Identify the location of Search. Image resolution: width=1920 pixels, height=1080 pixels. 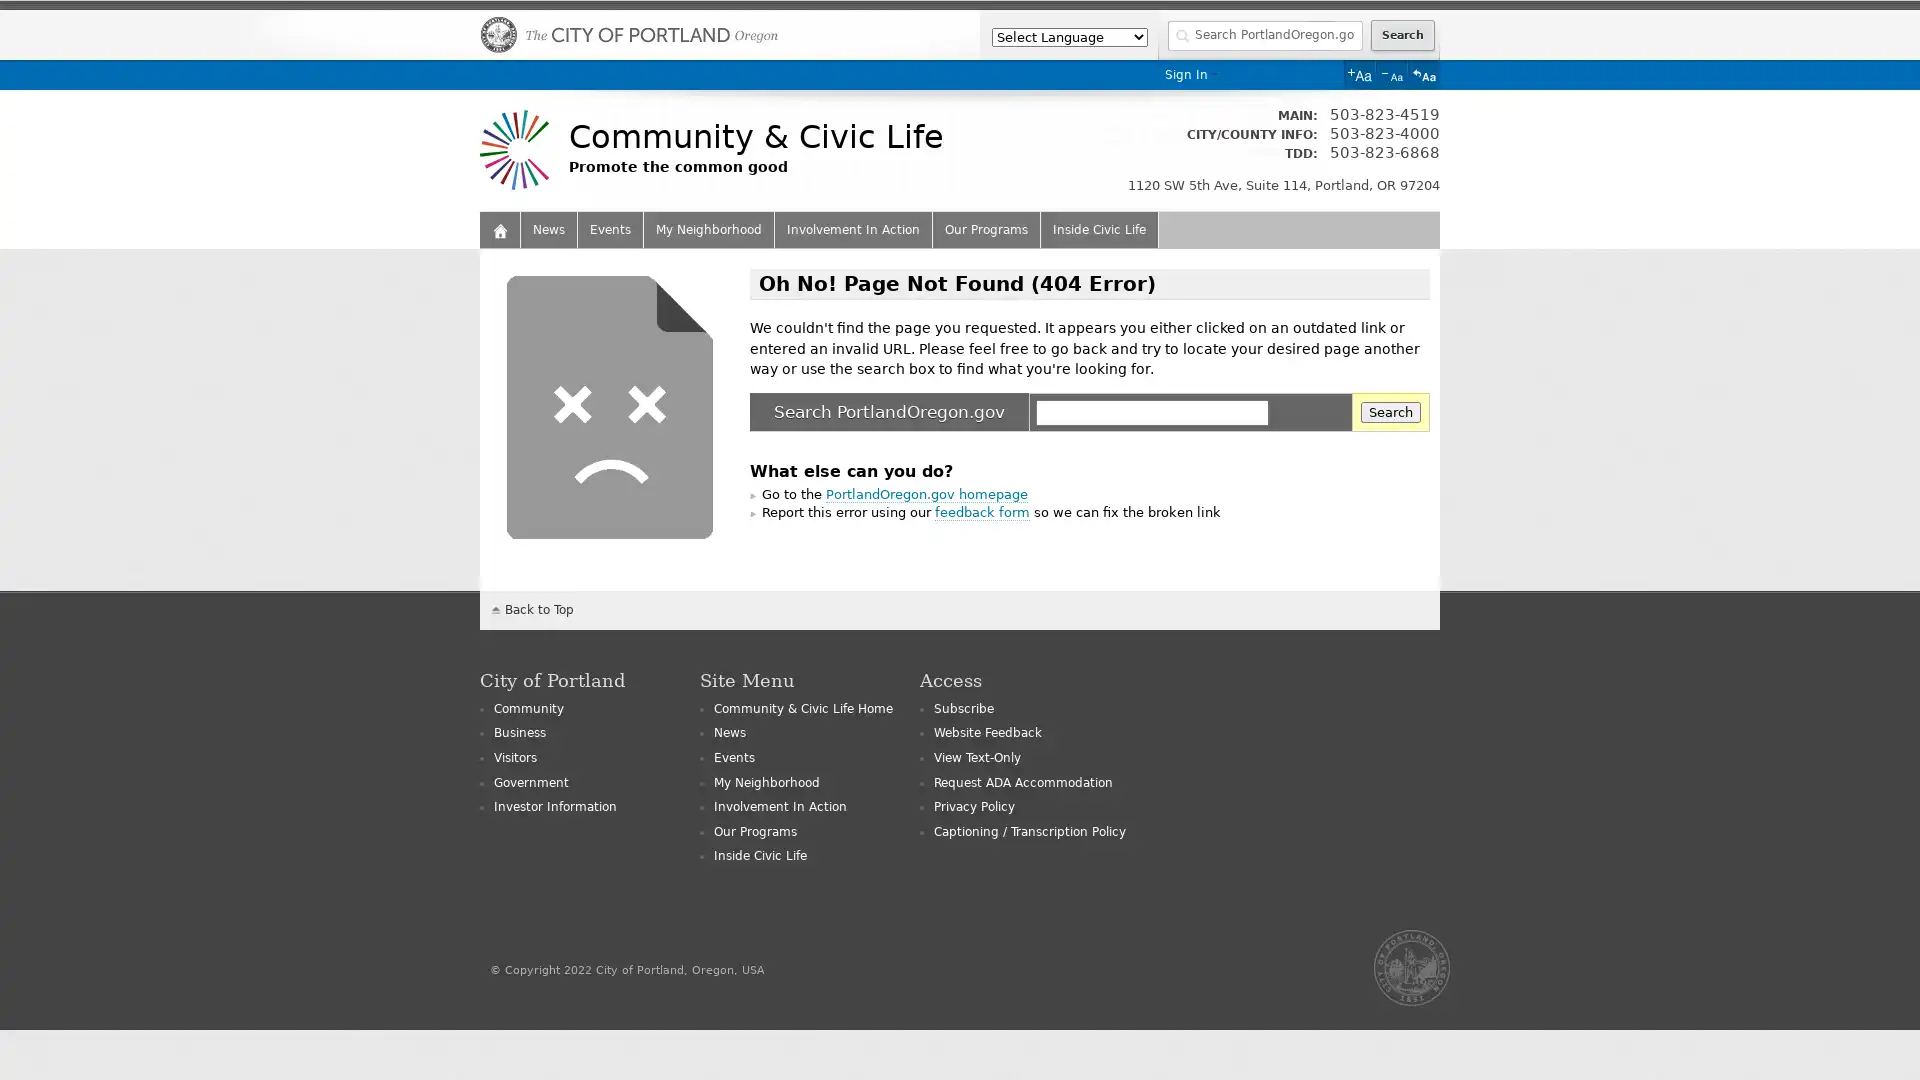
(1401, 35).